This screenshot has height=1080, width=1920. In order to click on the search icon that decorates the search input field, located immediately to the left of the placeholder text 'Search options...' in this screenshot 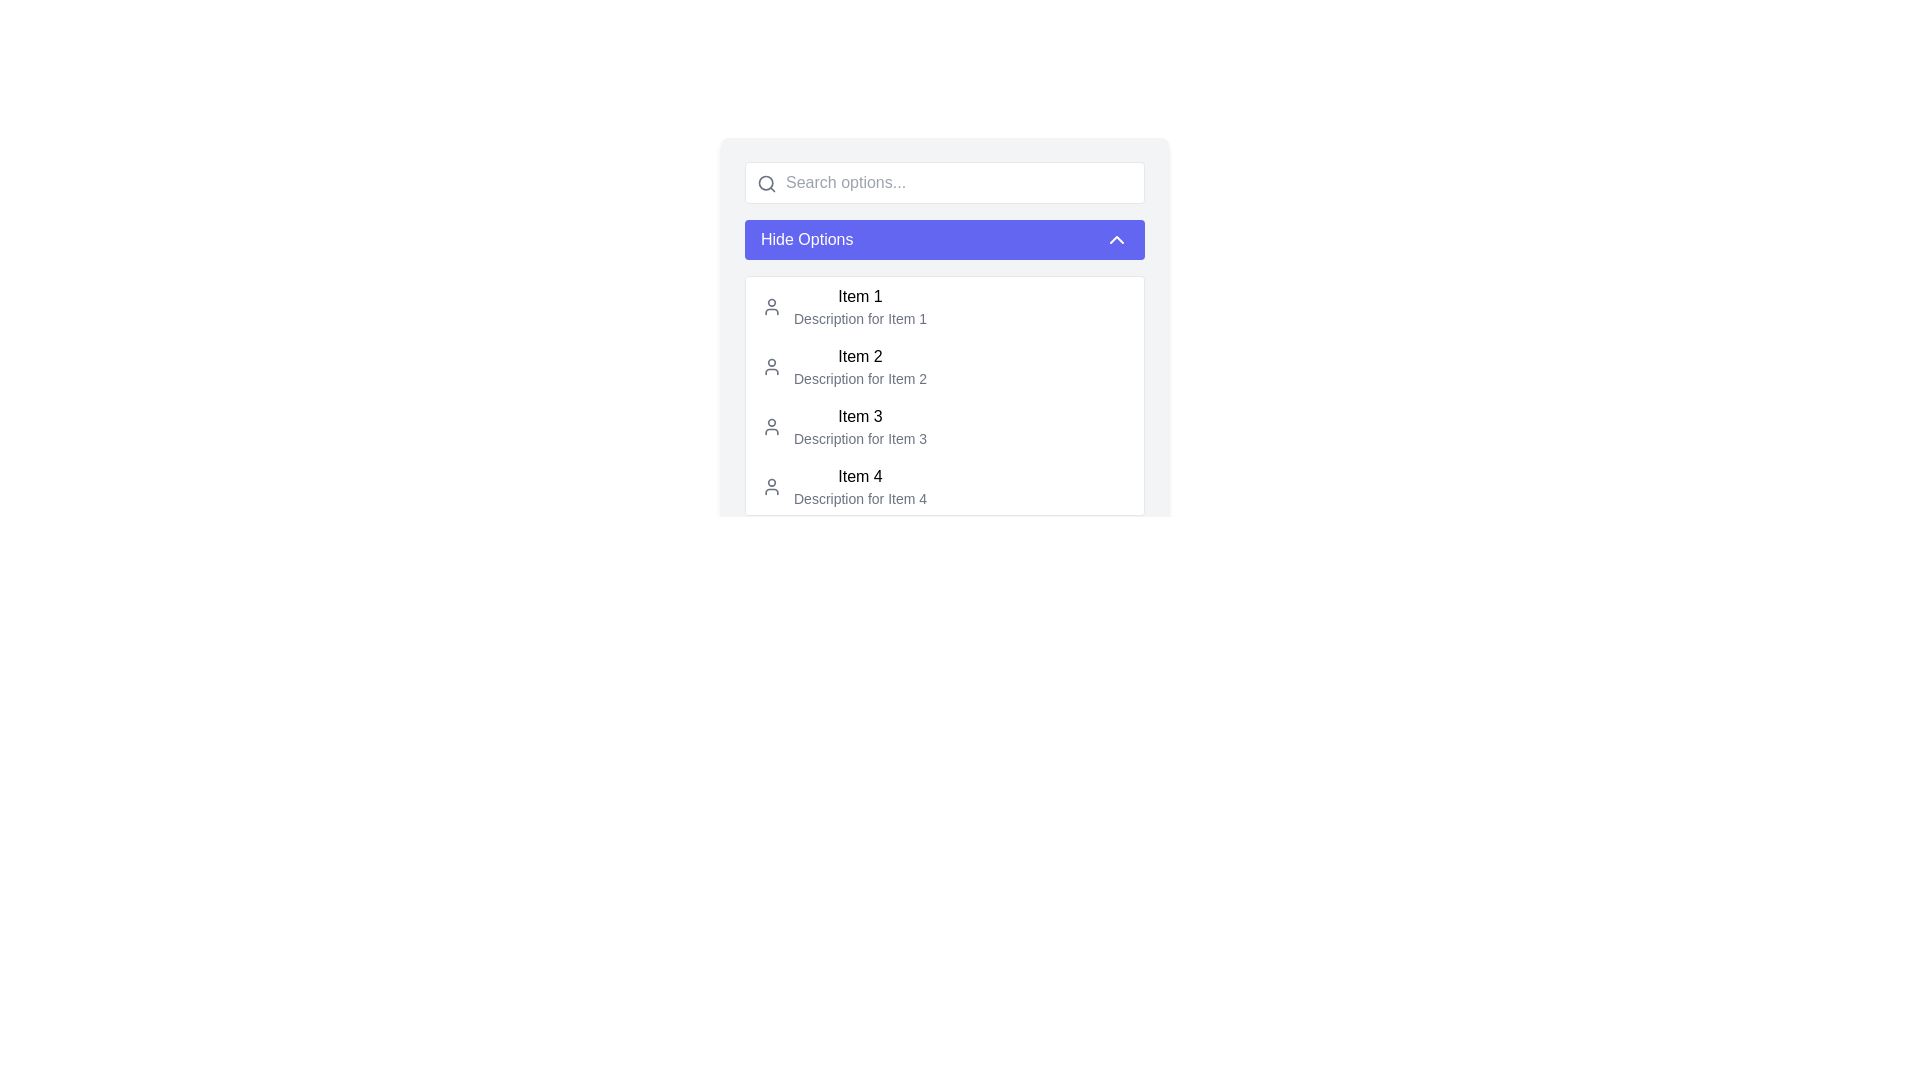, I will do `click(766, 184)`.